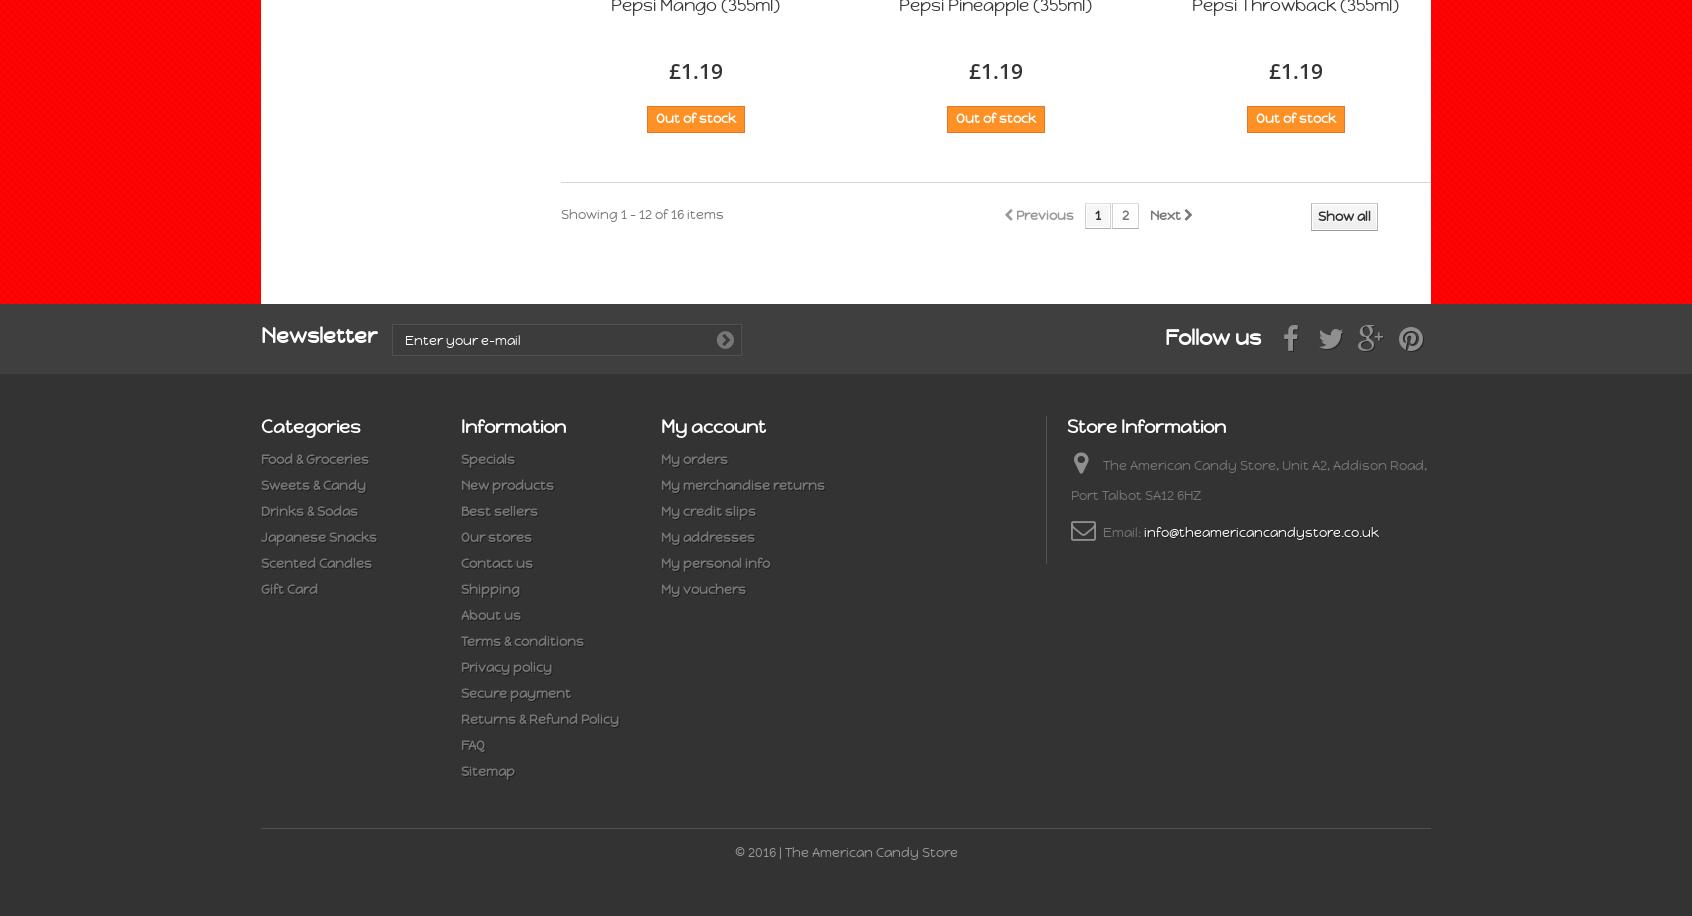  What do you see at coordinates (1344, 214) in the screenshot?
I see `'Show all'` at bounding box center [1344, 214].